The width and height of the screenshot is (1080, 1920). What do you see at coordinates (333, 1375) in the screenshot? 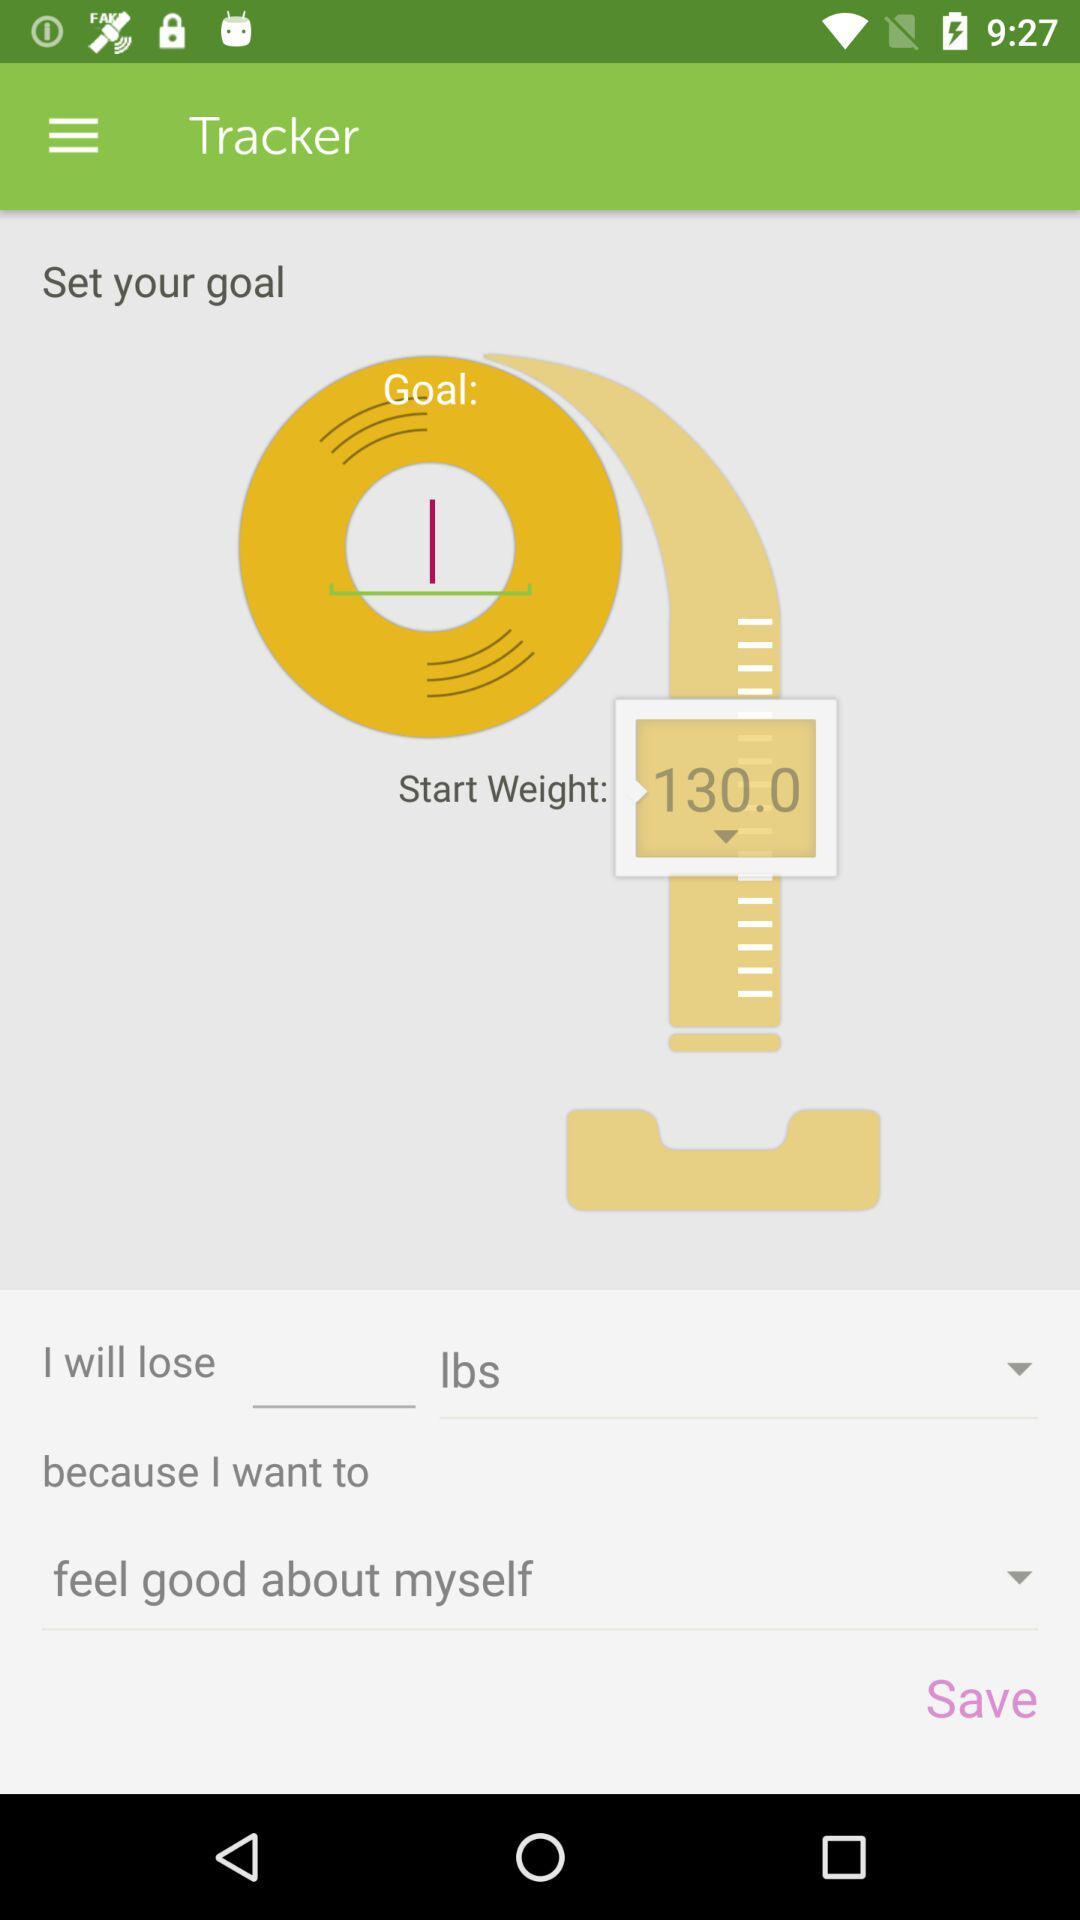
I see `the icon to the left of lbs icon` at bounding box center [333, 1375].